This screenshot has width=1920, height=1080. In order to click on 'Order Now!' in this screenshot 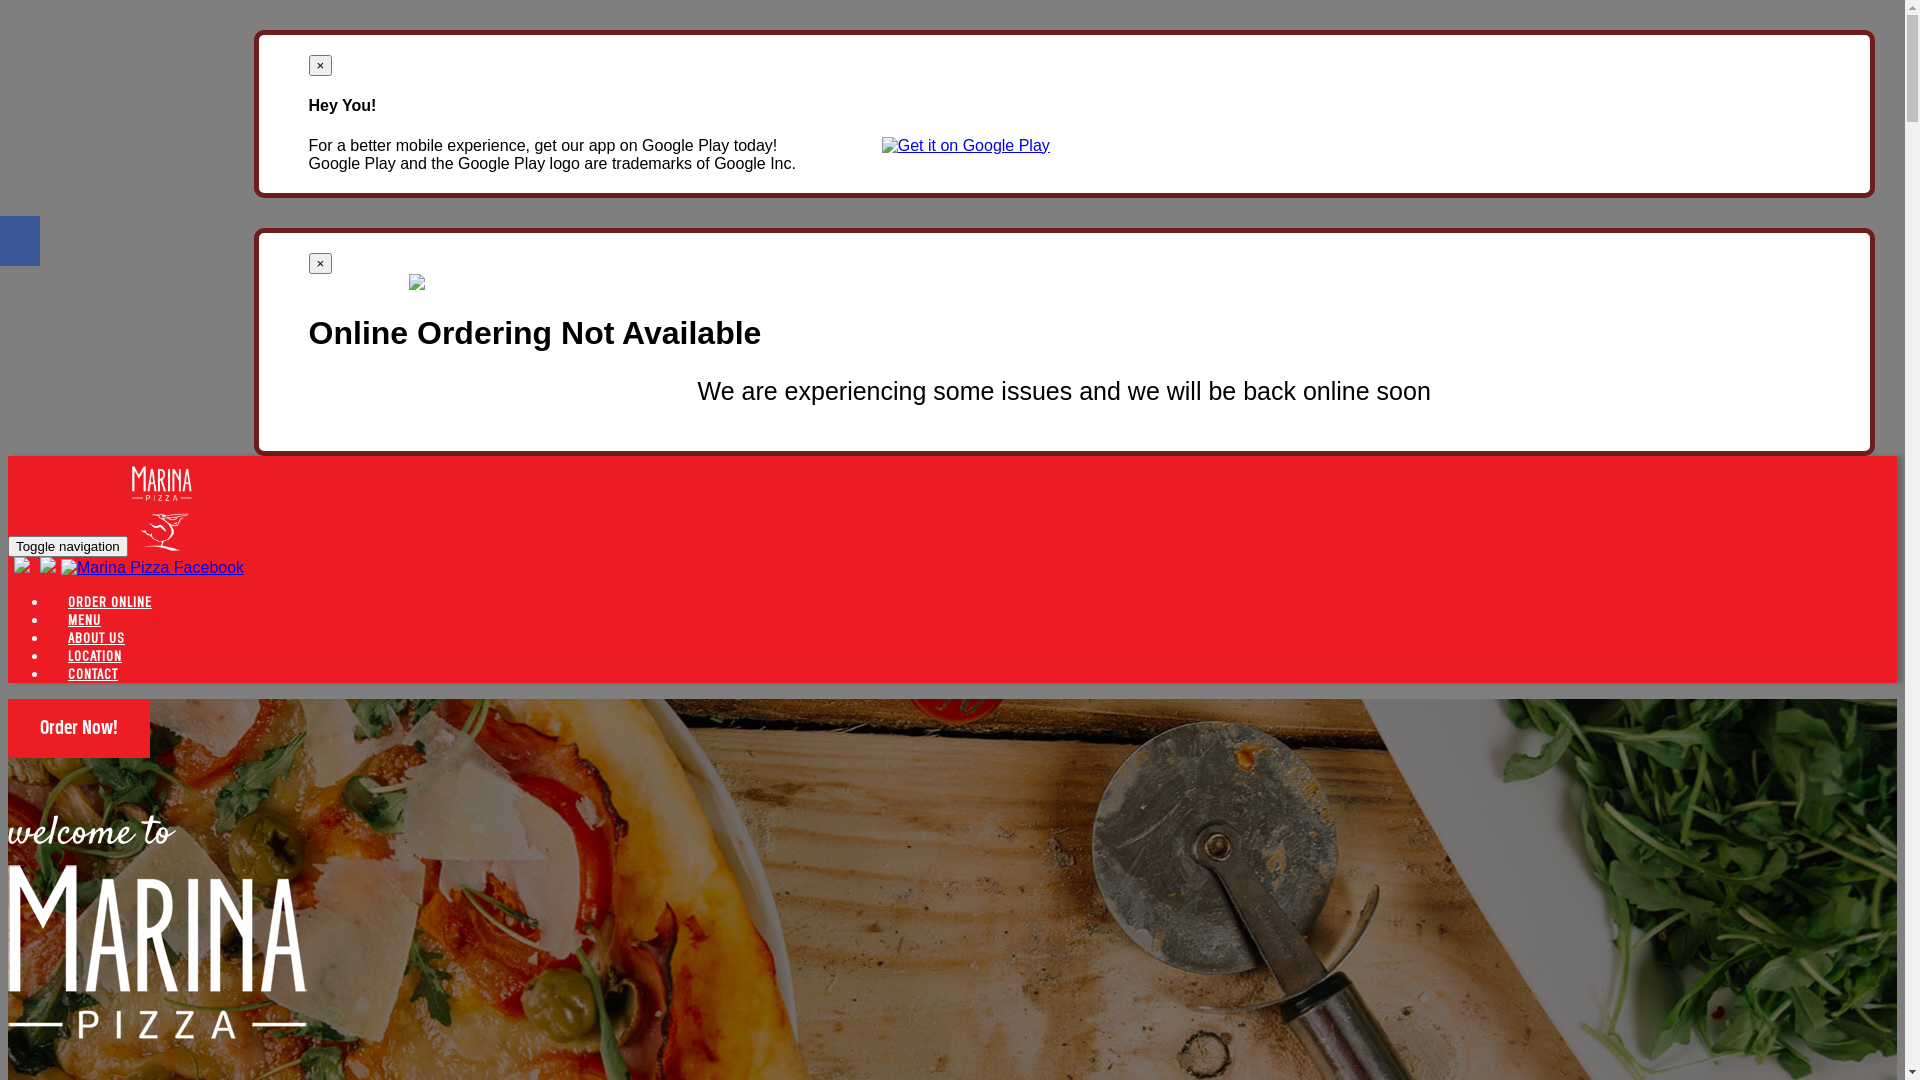, I will do `click(78, 728)`.